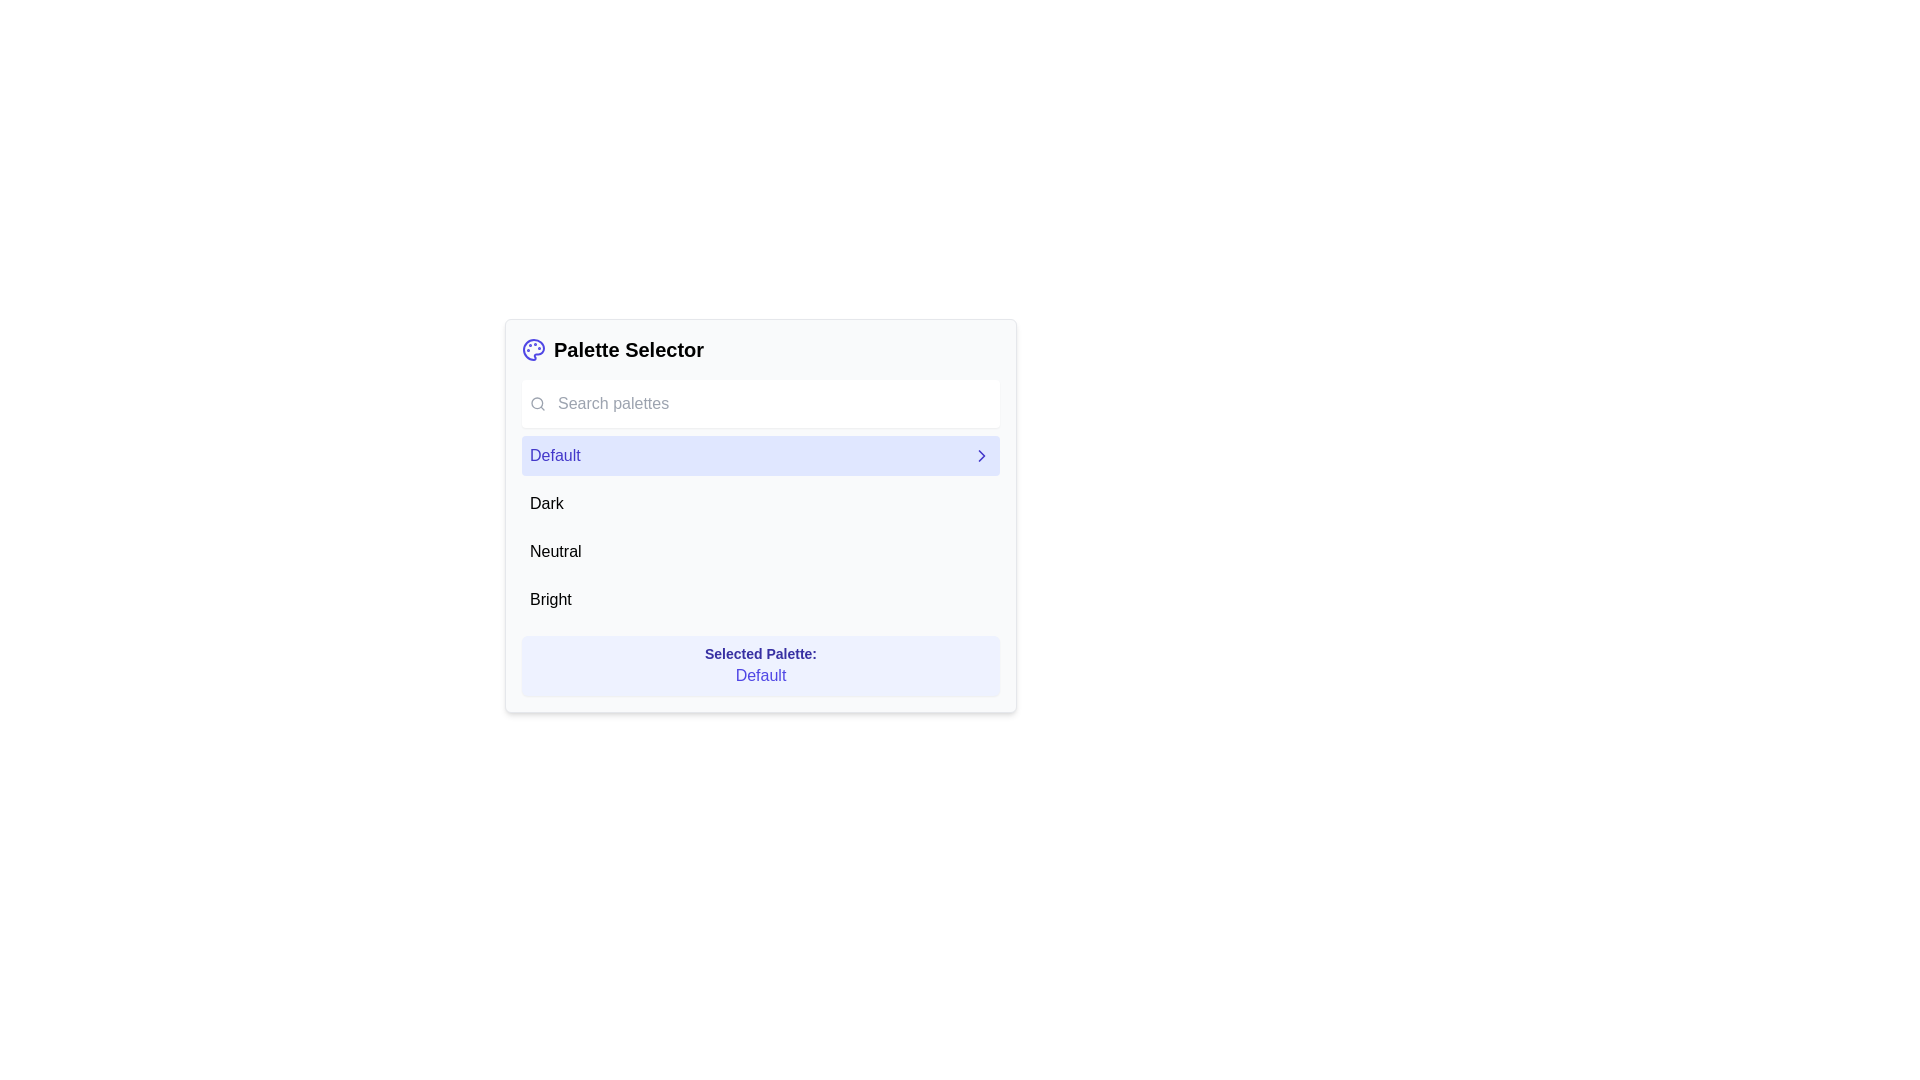 Image resolution: width=1920 pixels, height=1080 pixels. What do you see at coordinates (537, 403) in the screenshot?
I see `the circular vector graphic that resembles a magnifying glass lens, positioned next to the 'Search palettes' text input field in the top-left corner of the palette selector interface` at bounding box center [537, 403].